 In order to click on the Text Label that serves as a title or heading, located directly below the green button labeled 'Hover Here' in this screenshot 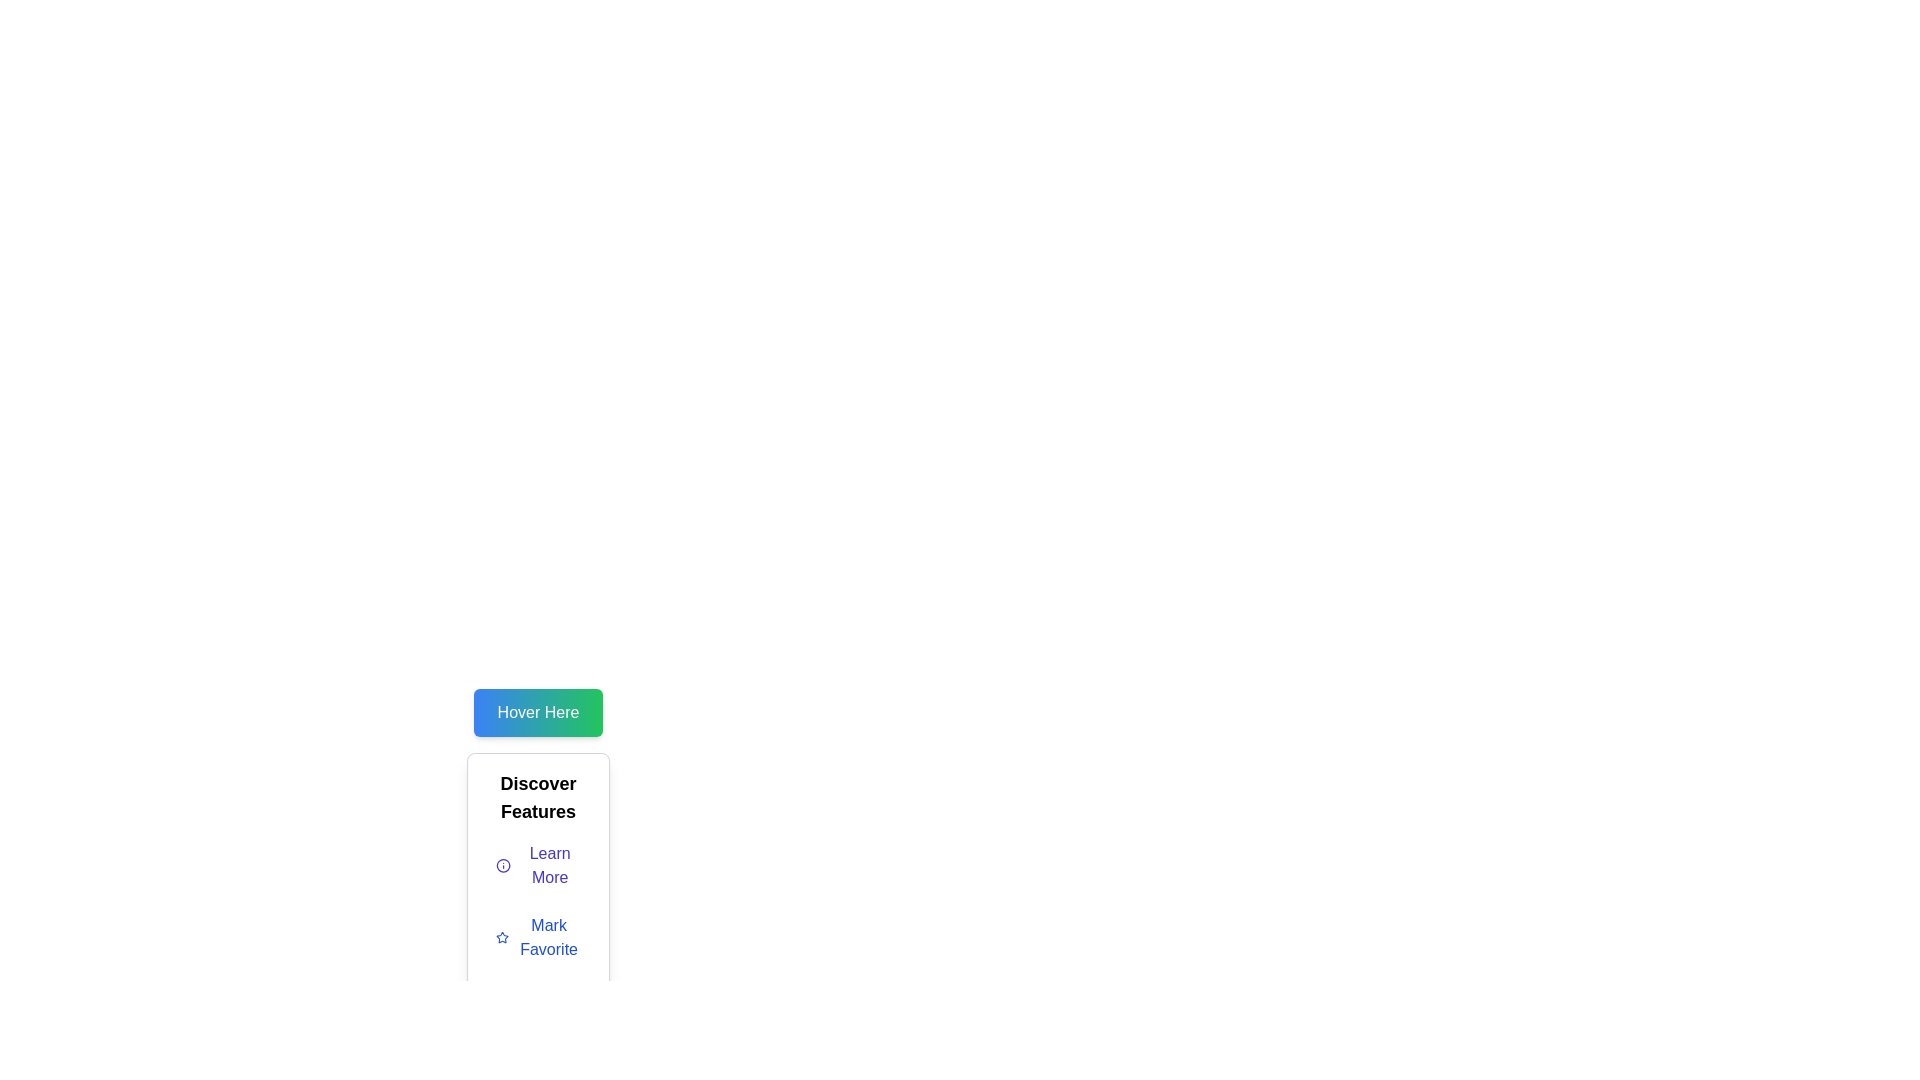, I will do `click(538, 797)`.